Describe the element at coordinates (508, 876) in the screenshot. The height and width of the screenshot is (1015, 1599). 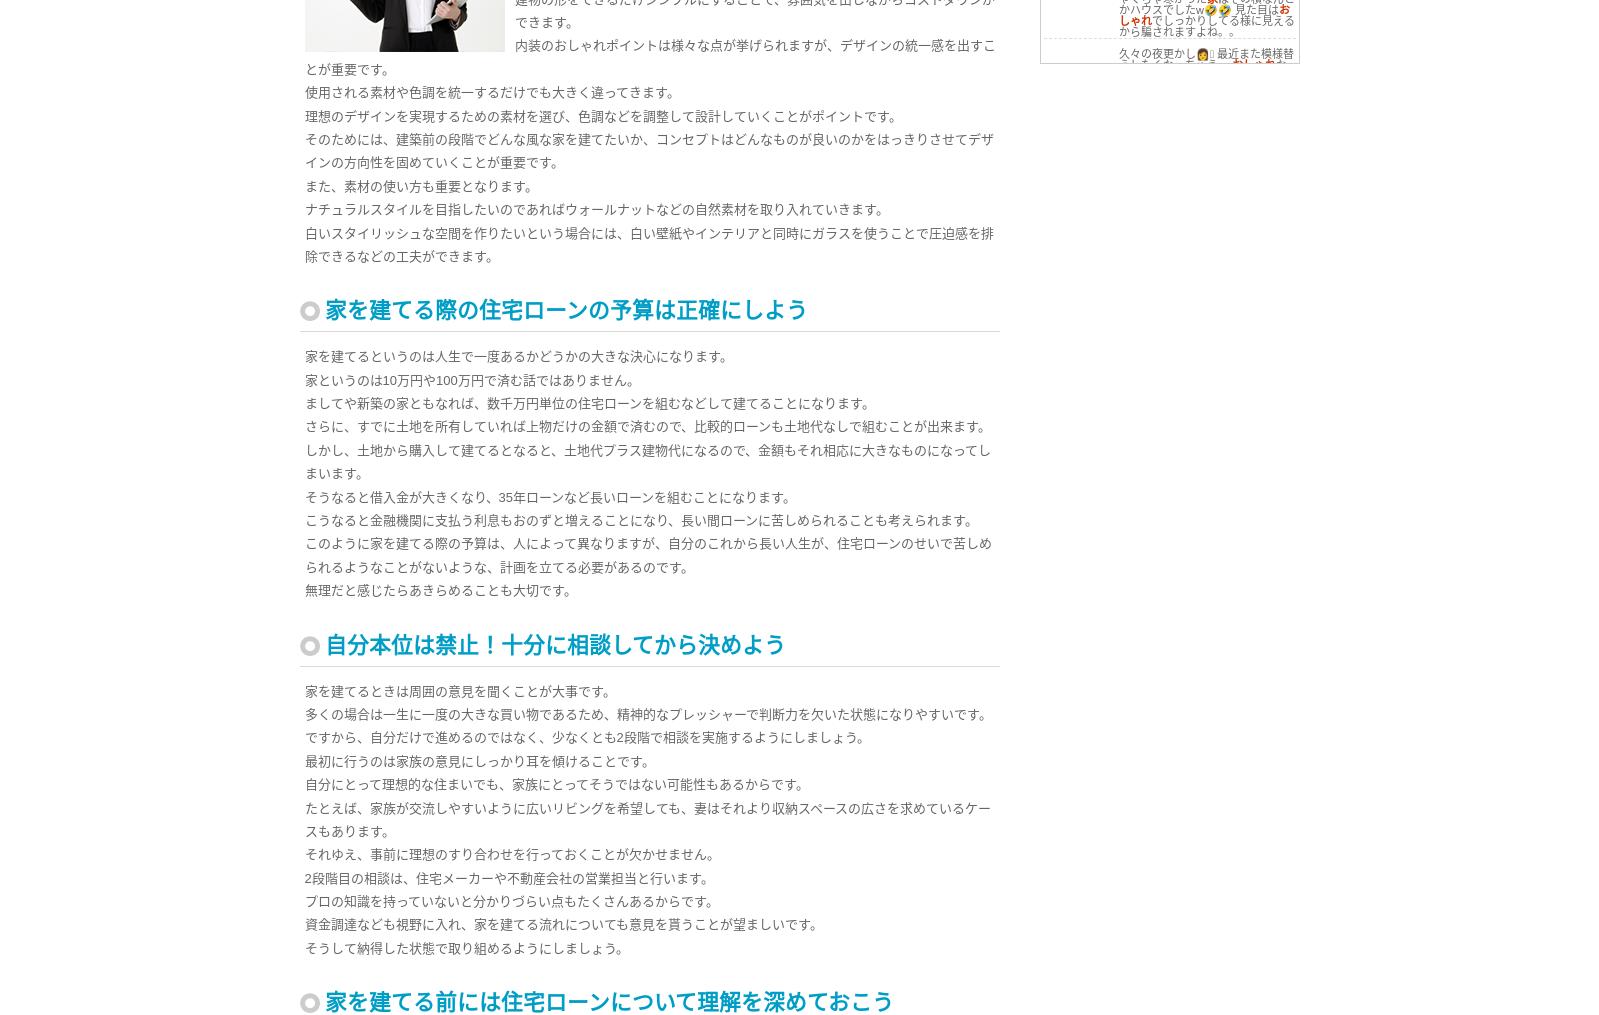
I see `'2段階目の相談は、住宅メーカーや不動産会社の営業担当と行います。'` at that location.